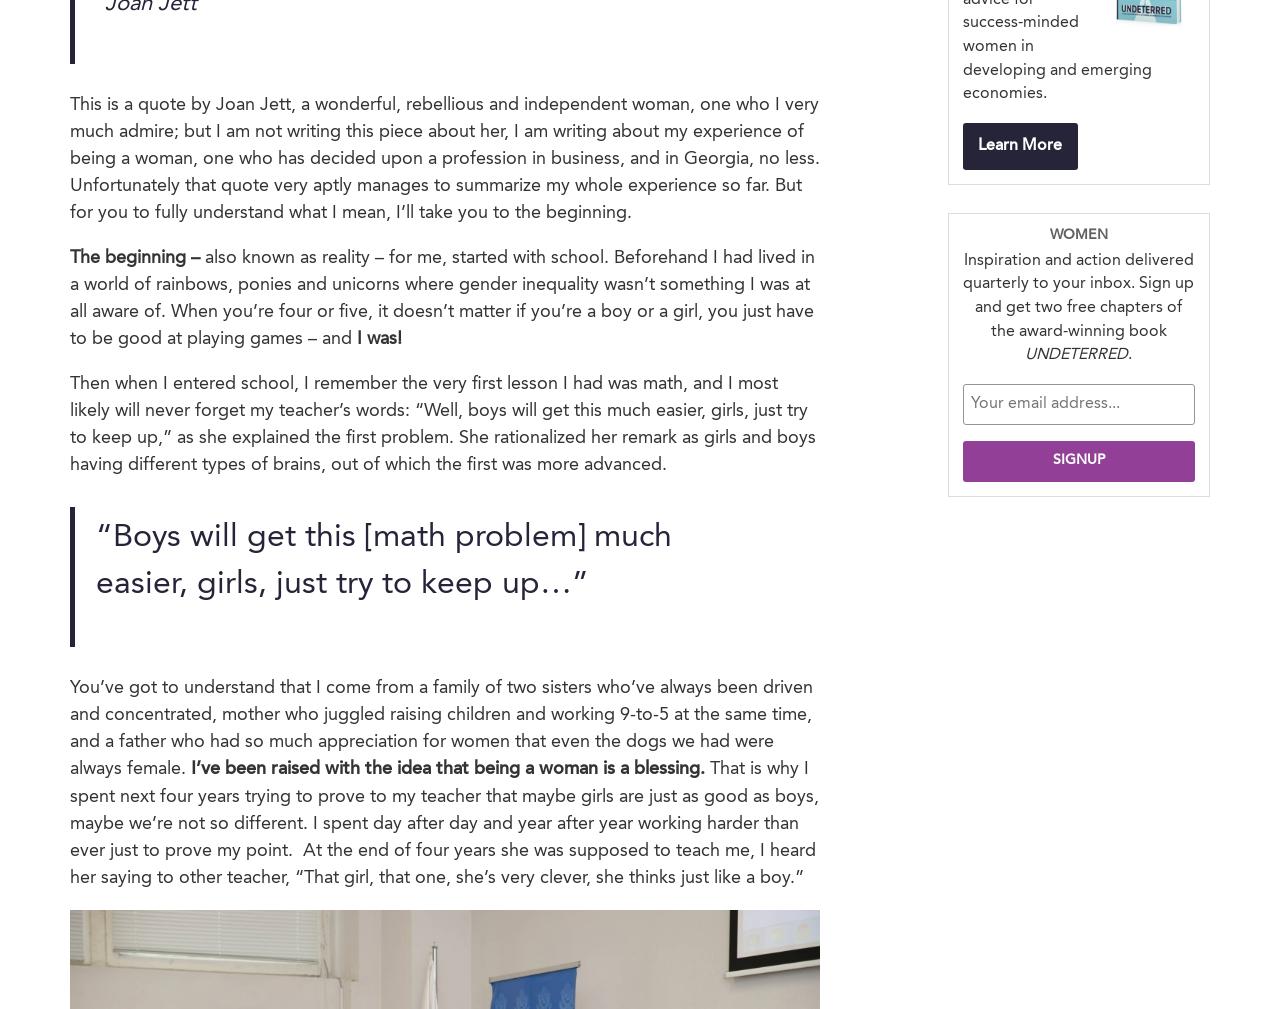 The image size is (1280, 1009). What do you see at coordinates (70, 157) in the screenshot?
I see `'This is a quote by Joan Jett, a wonderful, rebellious and independent woman, one who I very much admire; but I am not writing this piece about her, I am writing about my experience of being a woman, one who has decided upon a profession in business, and in Georgia, no less. Unfortunately that quote very aptly manages to summarize my whole experience so far. But for you to fully understand what I mean, I’ll take you to the beginning.'` at bounding box center [70, 157].